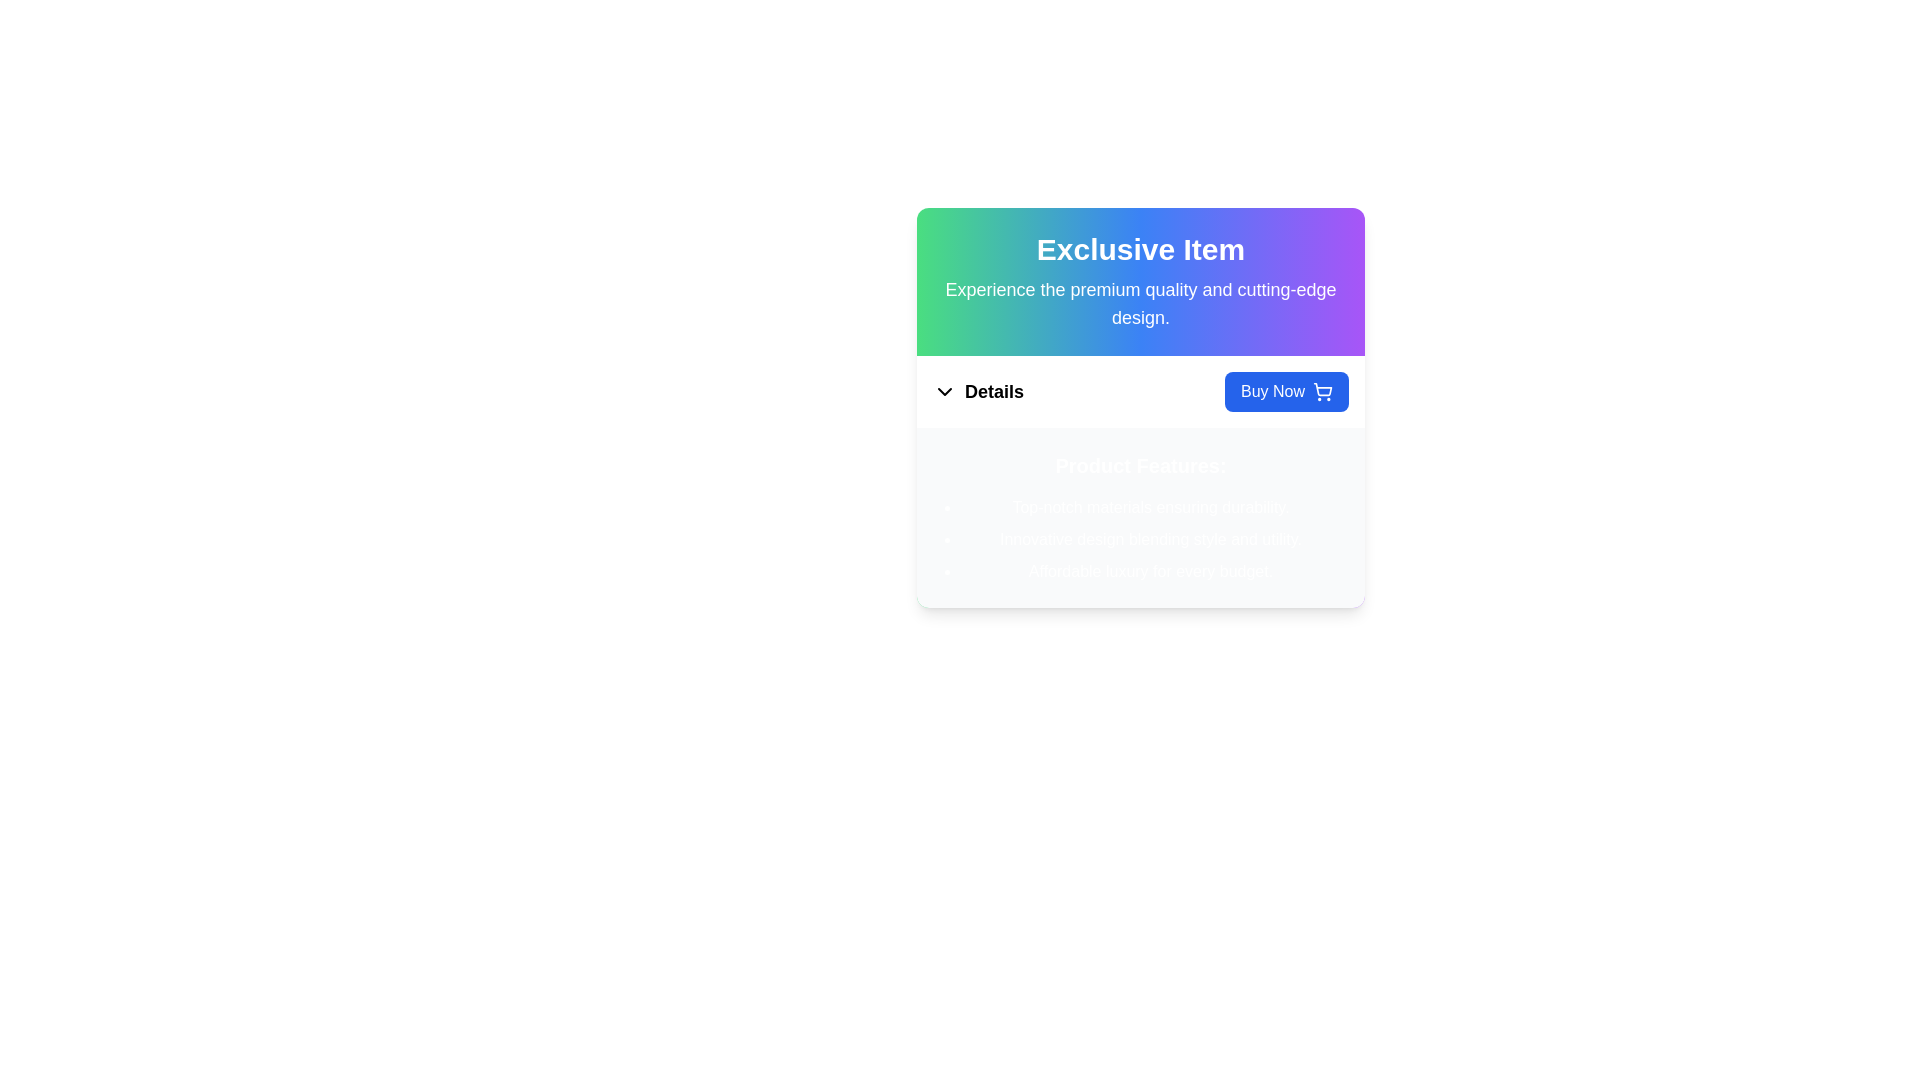 The width and height of the screenshot is (1920, 1080). What do you see at coordinates (1141, 249) in the screenshot?
I see `the header displaying 'Exclusive Item' in large, bold, white font, which is centered within a green-to-purple gradient background` at bounding box center [1141, 249].